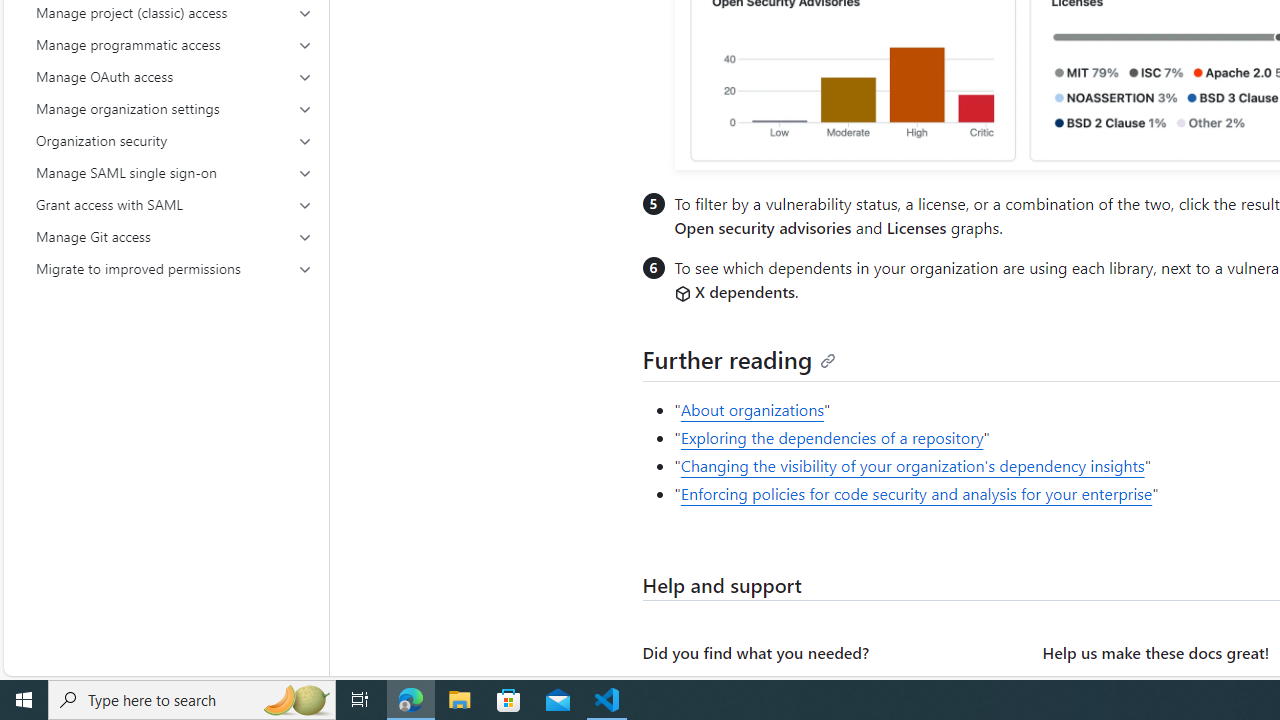 The width and height of the screenshot is (1280, 720). Describe the element at coordinates (174, 204) in the screenshot. I see `'Grant access with SAML'` at that location.